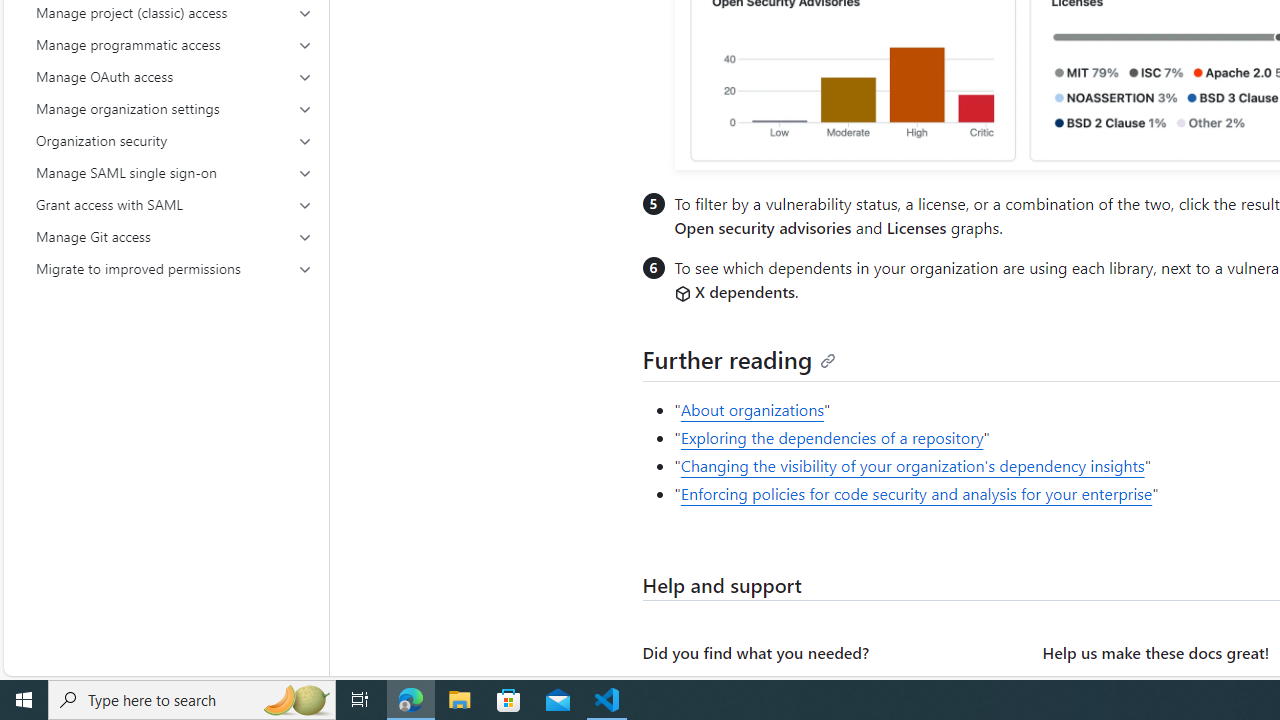 The width and height of the screenshot is (1280, 720). Describe the element at coordinates (174, 204) in the screenshot. I see `'Grant access with SAML'` at that location.